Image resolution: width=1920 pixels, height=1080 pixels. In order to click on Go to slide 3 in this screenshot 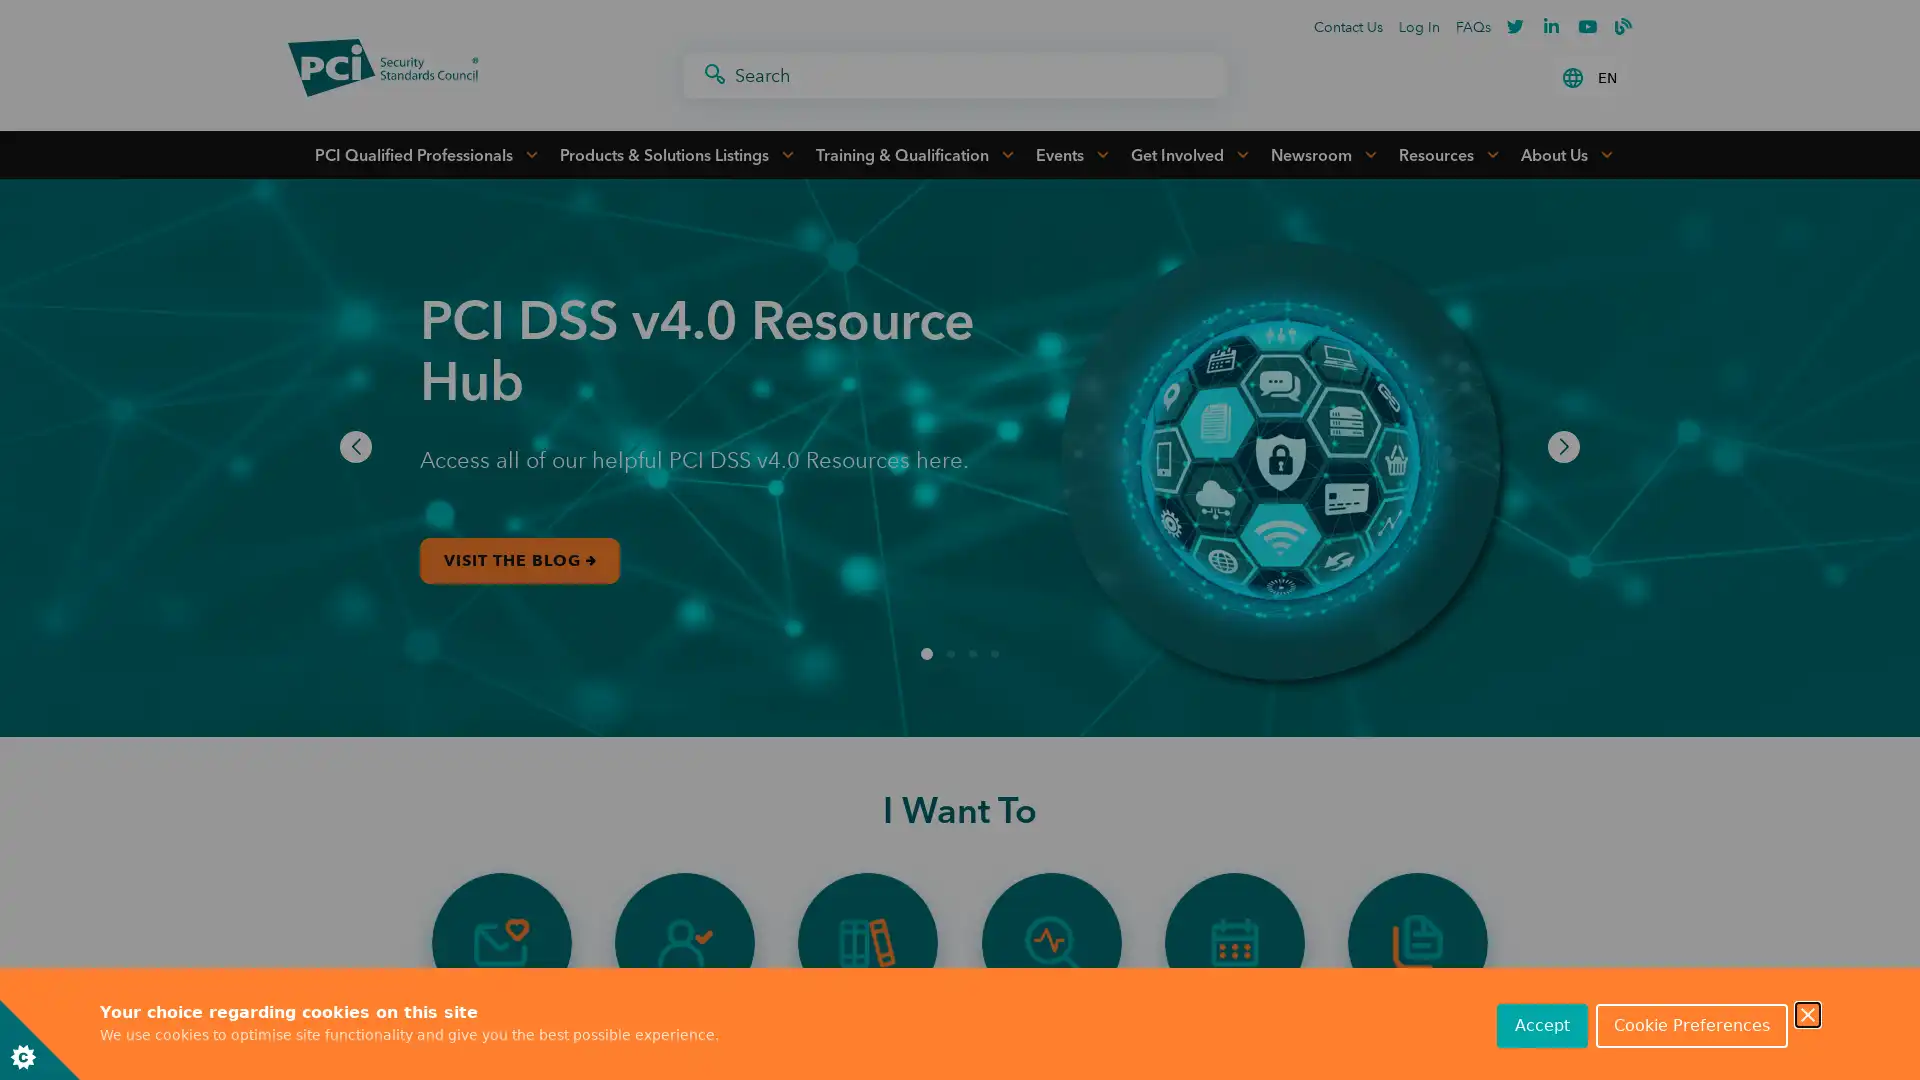, I will do `click(973, 654)`.